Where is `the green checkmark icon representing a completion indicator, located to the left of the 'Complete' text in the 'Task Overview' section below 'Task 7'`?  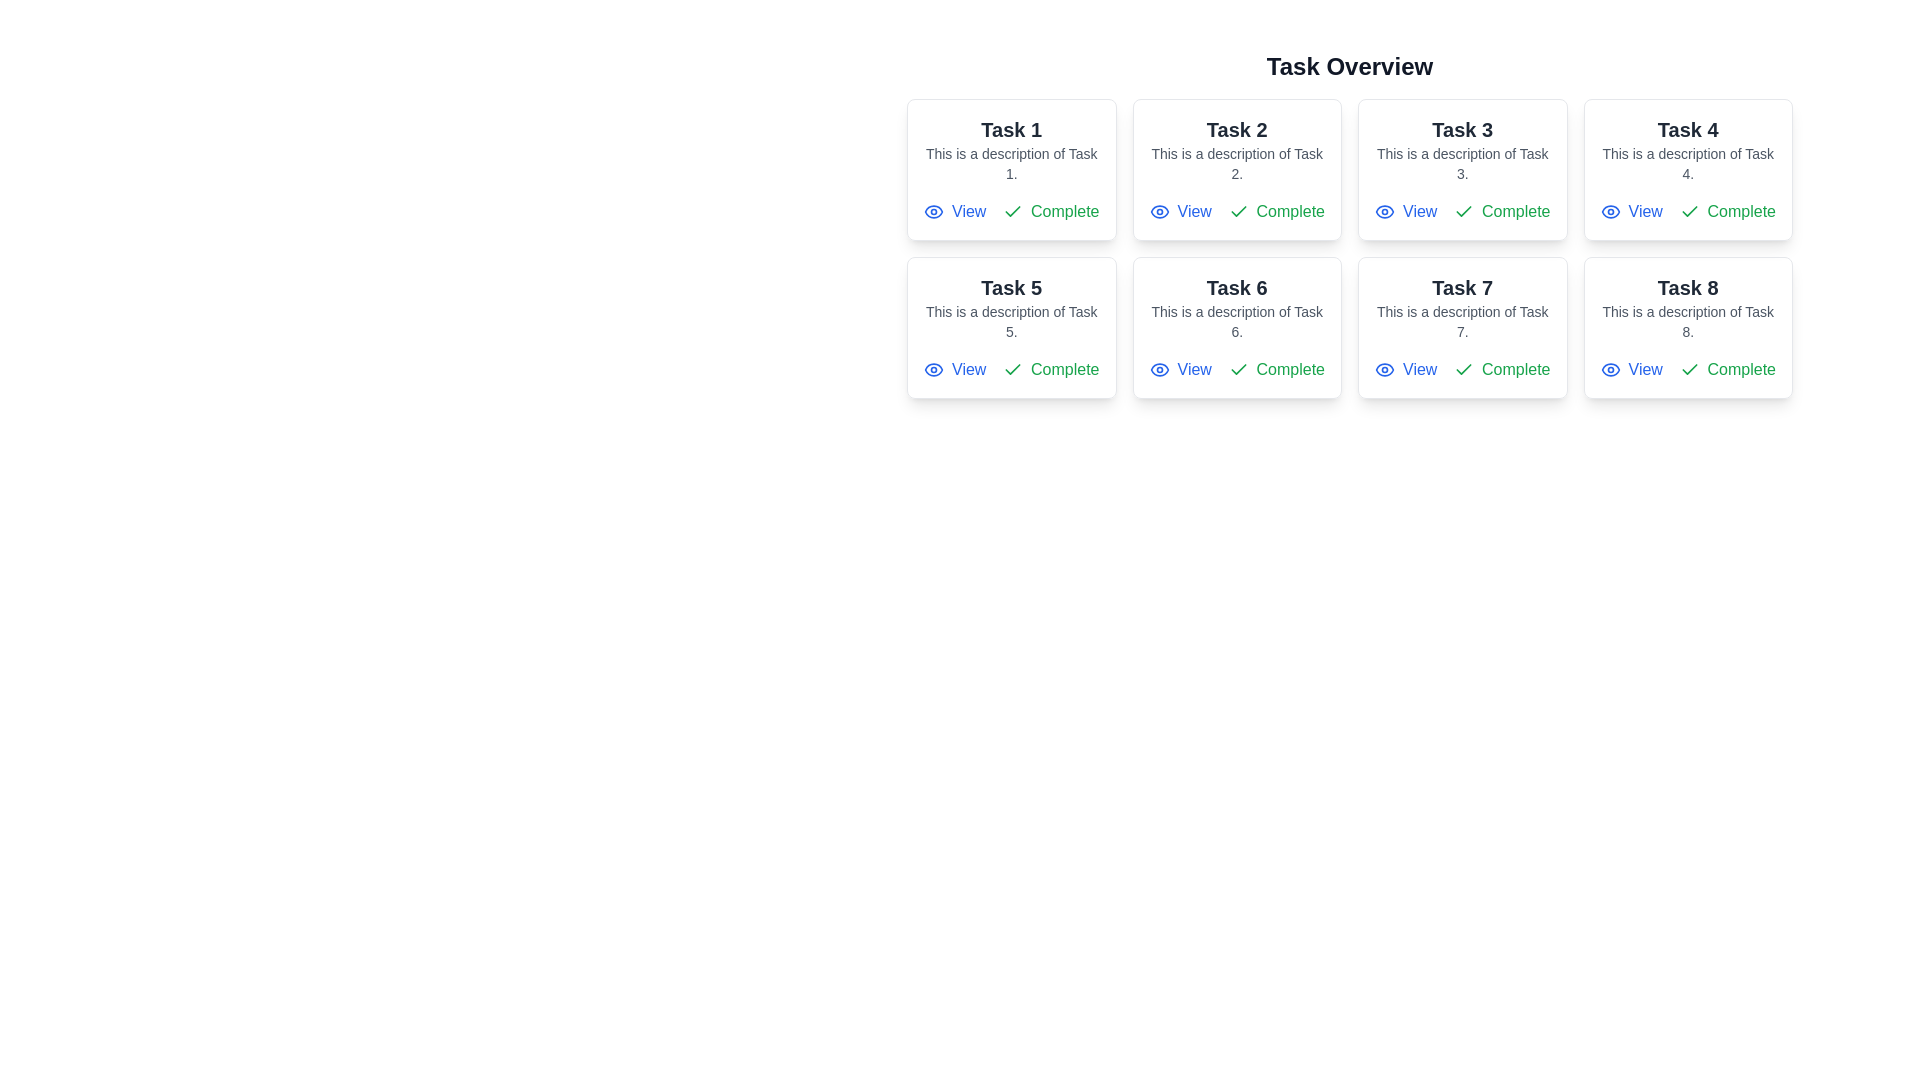
the green checkmark icon representing a completion indicator, located to the left of the 'Complete' text in the 'Task Overview' section below 'Task 7' is located at coordinates (1464, 370).